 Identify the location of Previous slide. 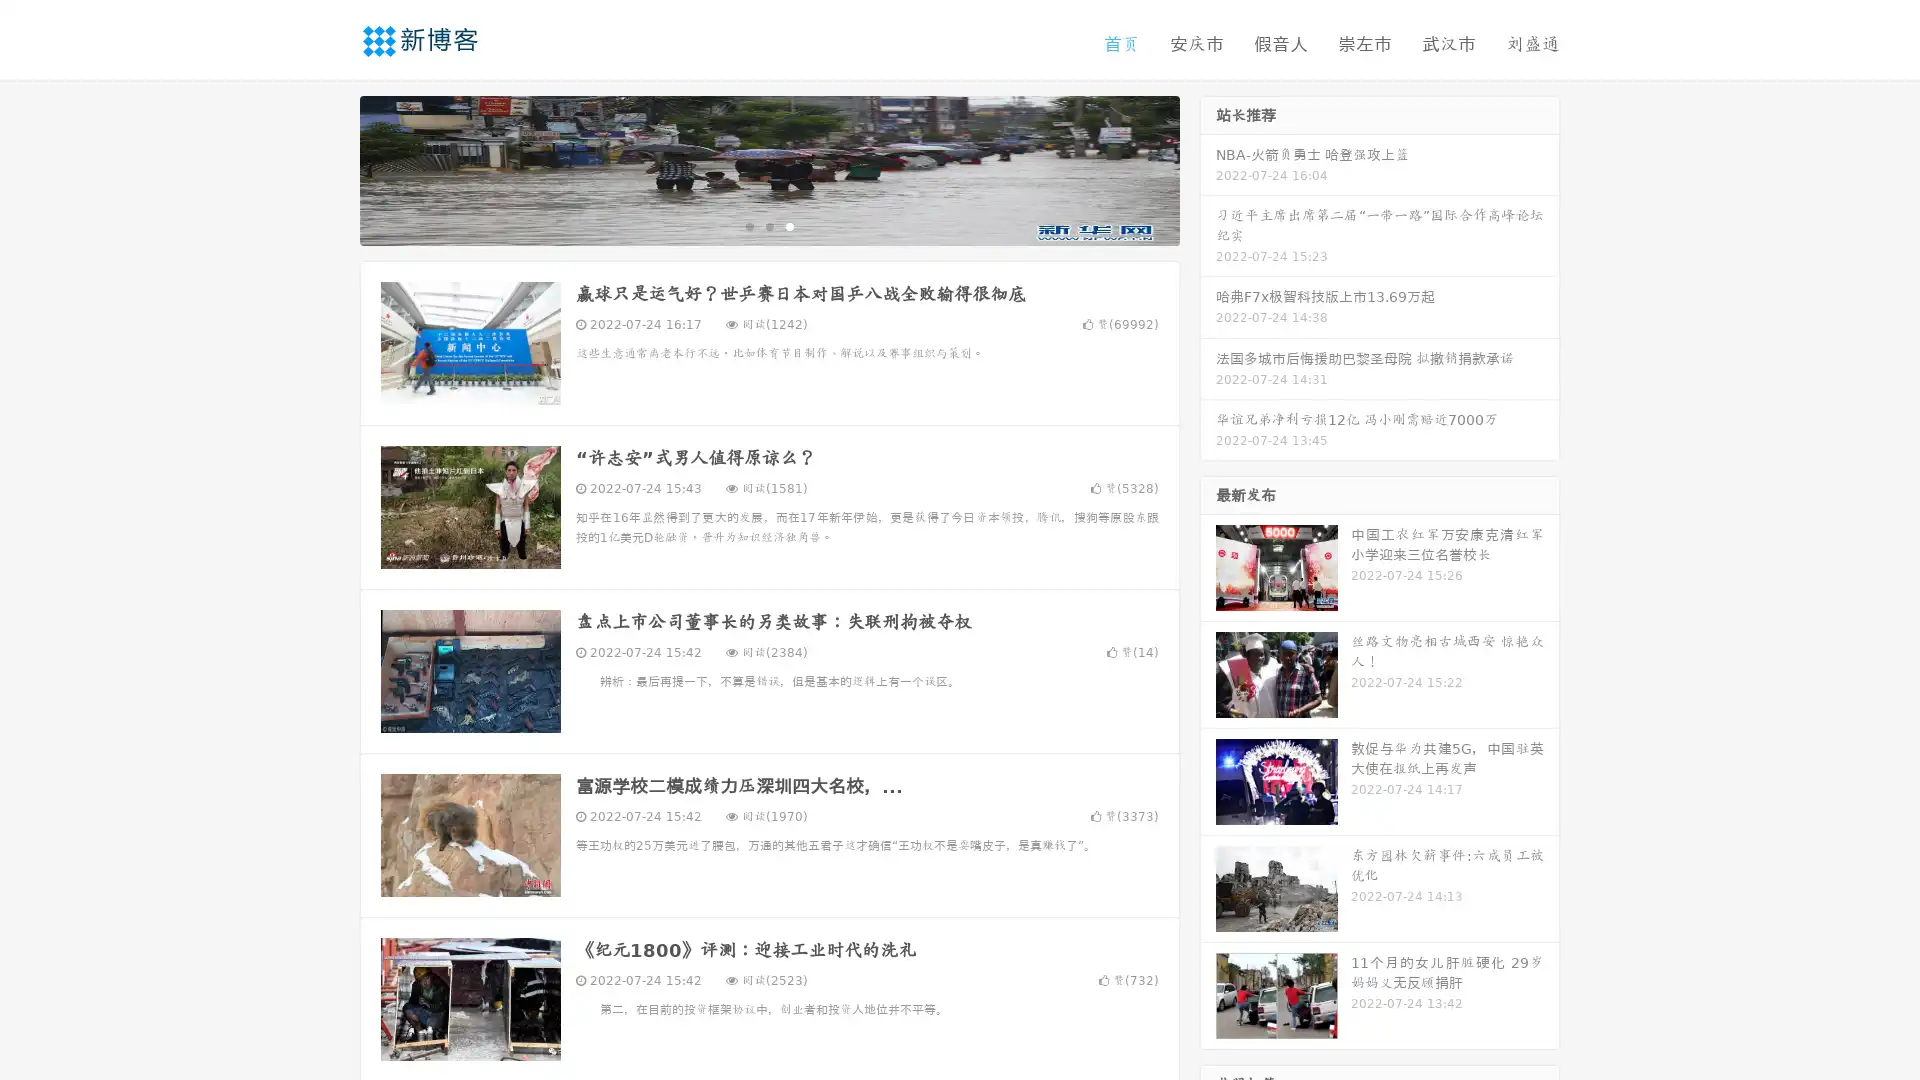
(330, 168).